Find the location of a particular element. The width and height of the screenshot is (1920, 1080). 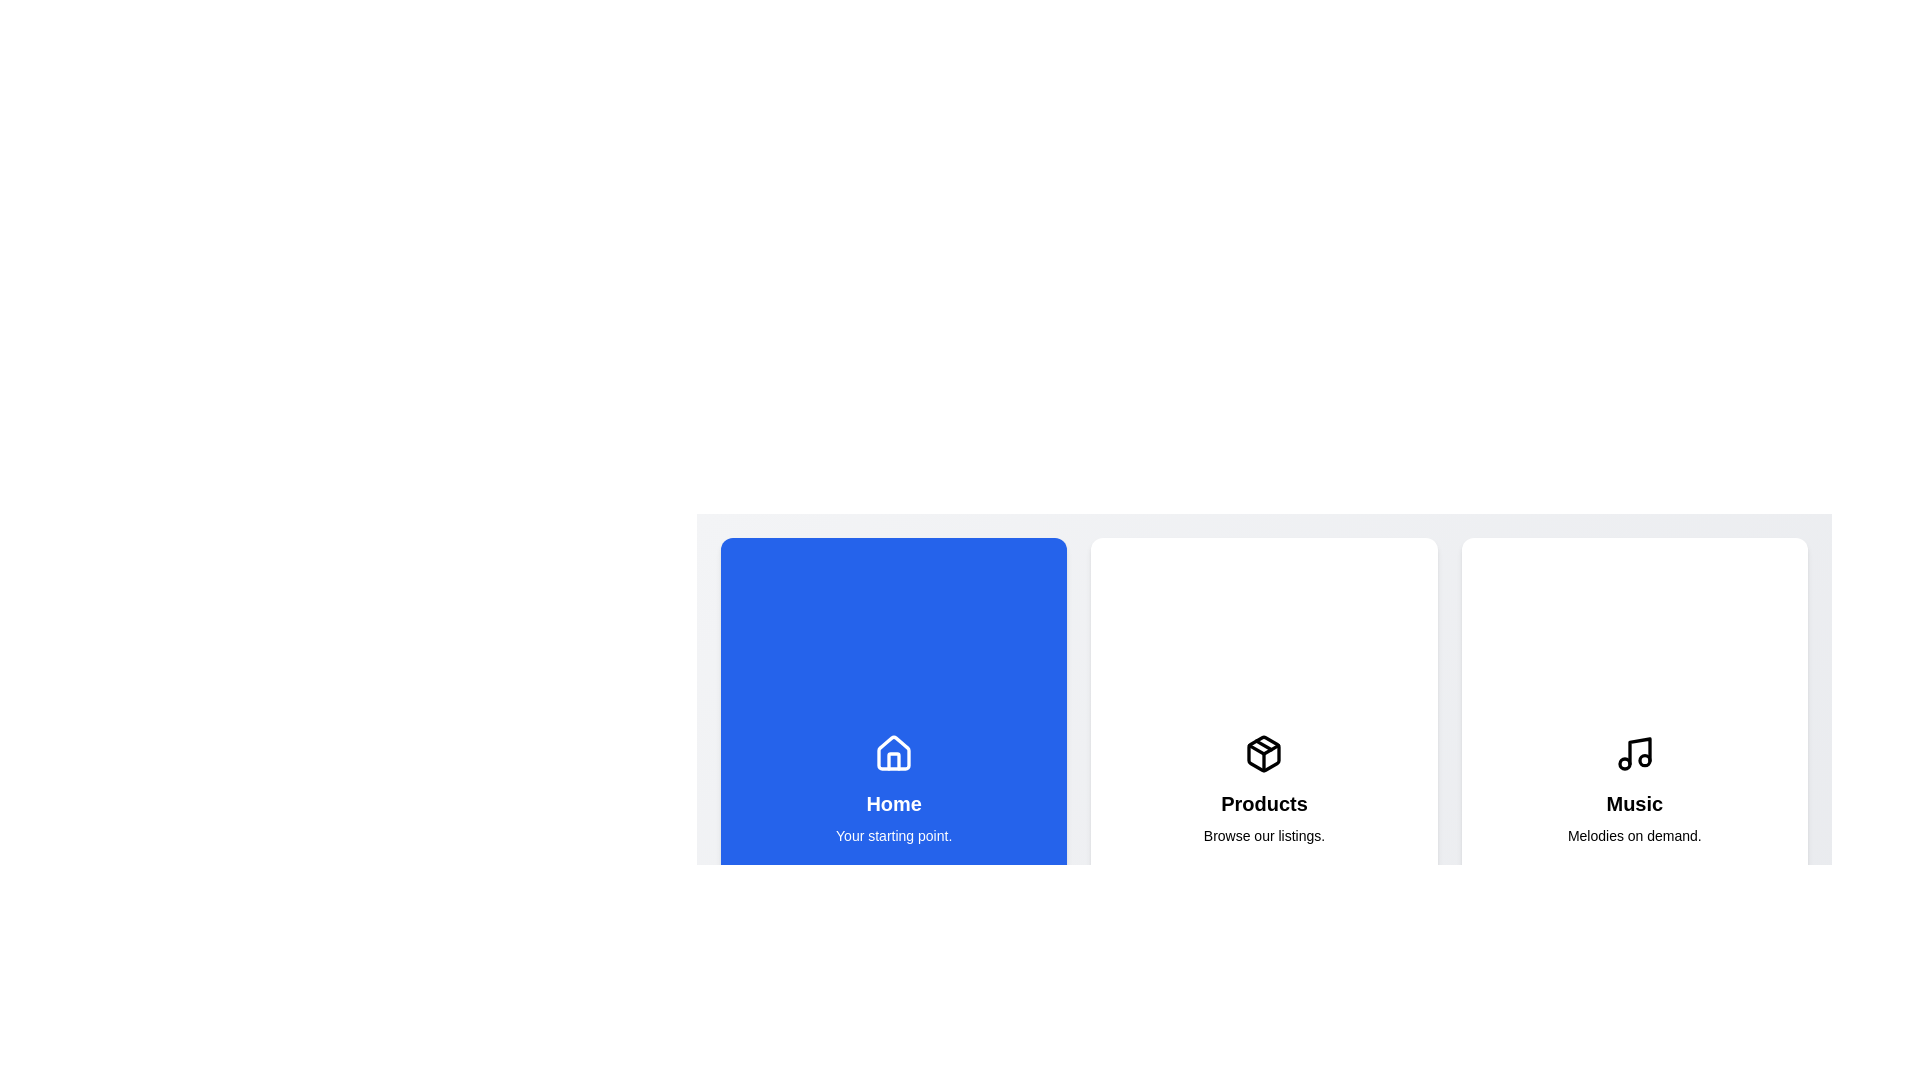

the section labeled Products to observe its visual changes is located at coordinates (1262, 789).